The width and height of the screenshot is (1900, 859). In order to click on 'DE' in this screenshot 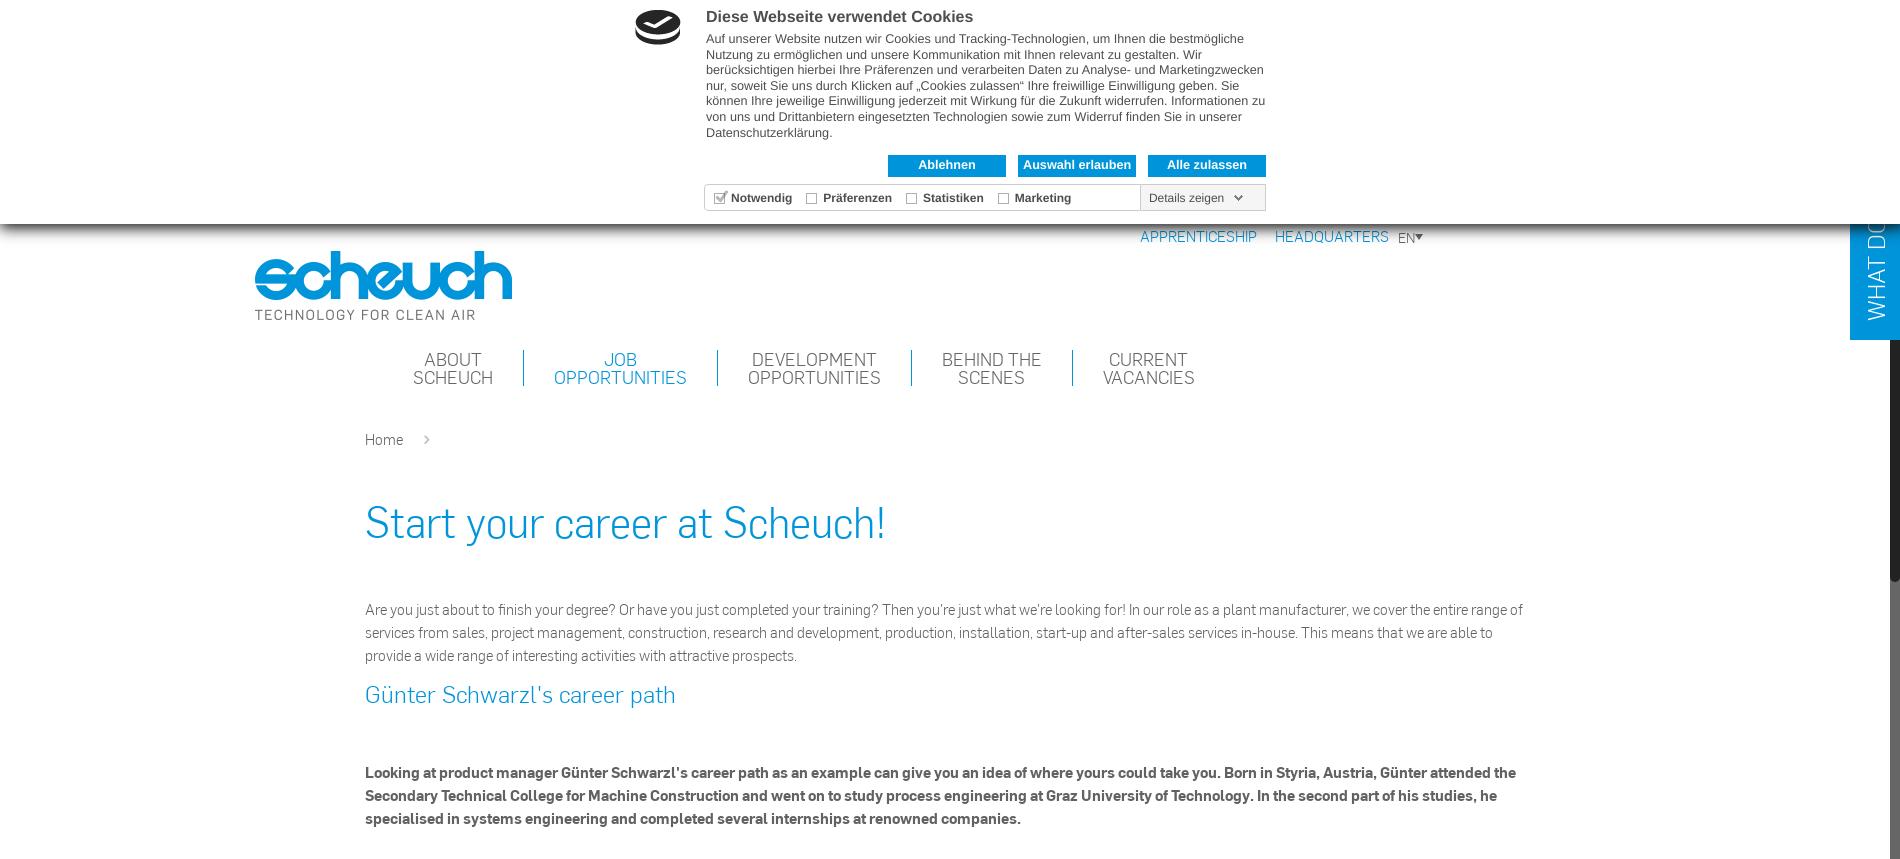, I will do `click(1405, 259)`.